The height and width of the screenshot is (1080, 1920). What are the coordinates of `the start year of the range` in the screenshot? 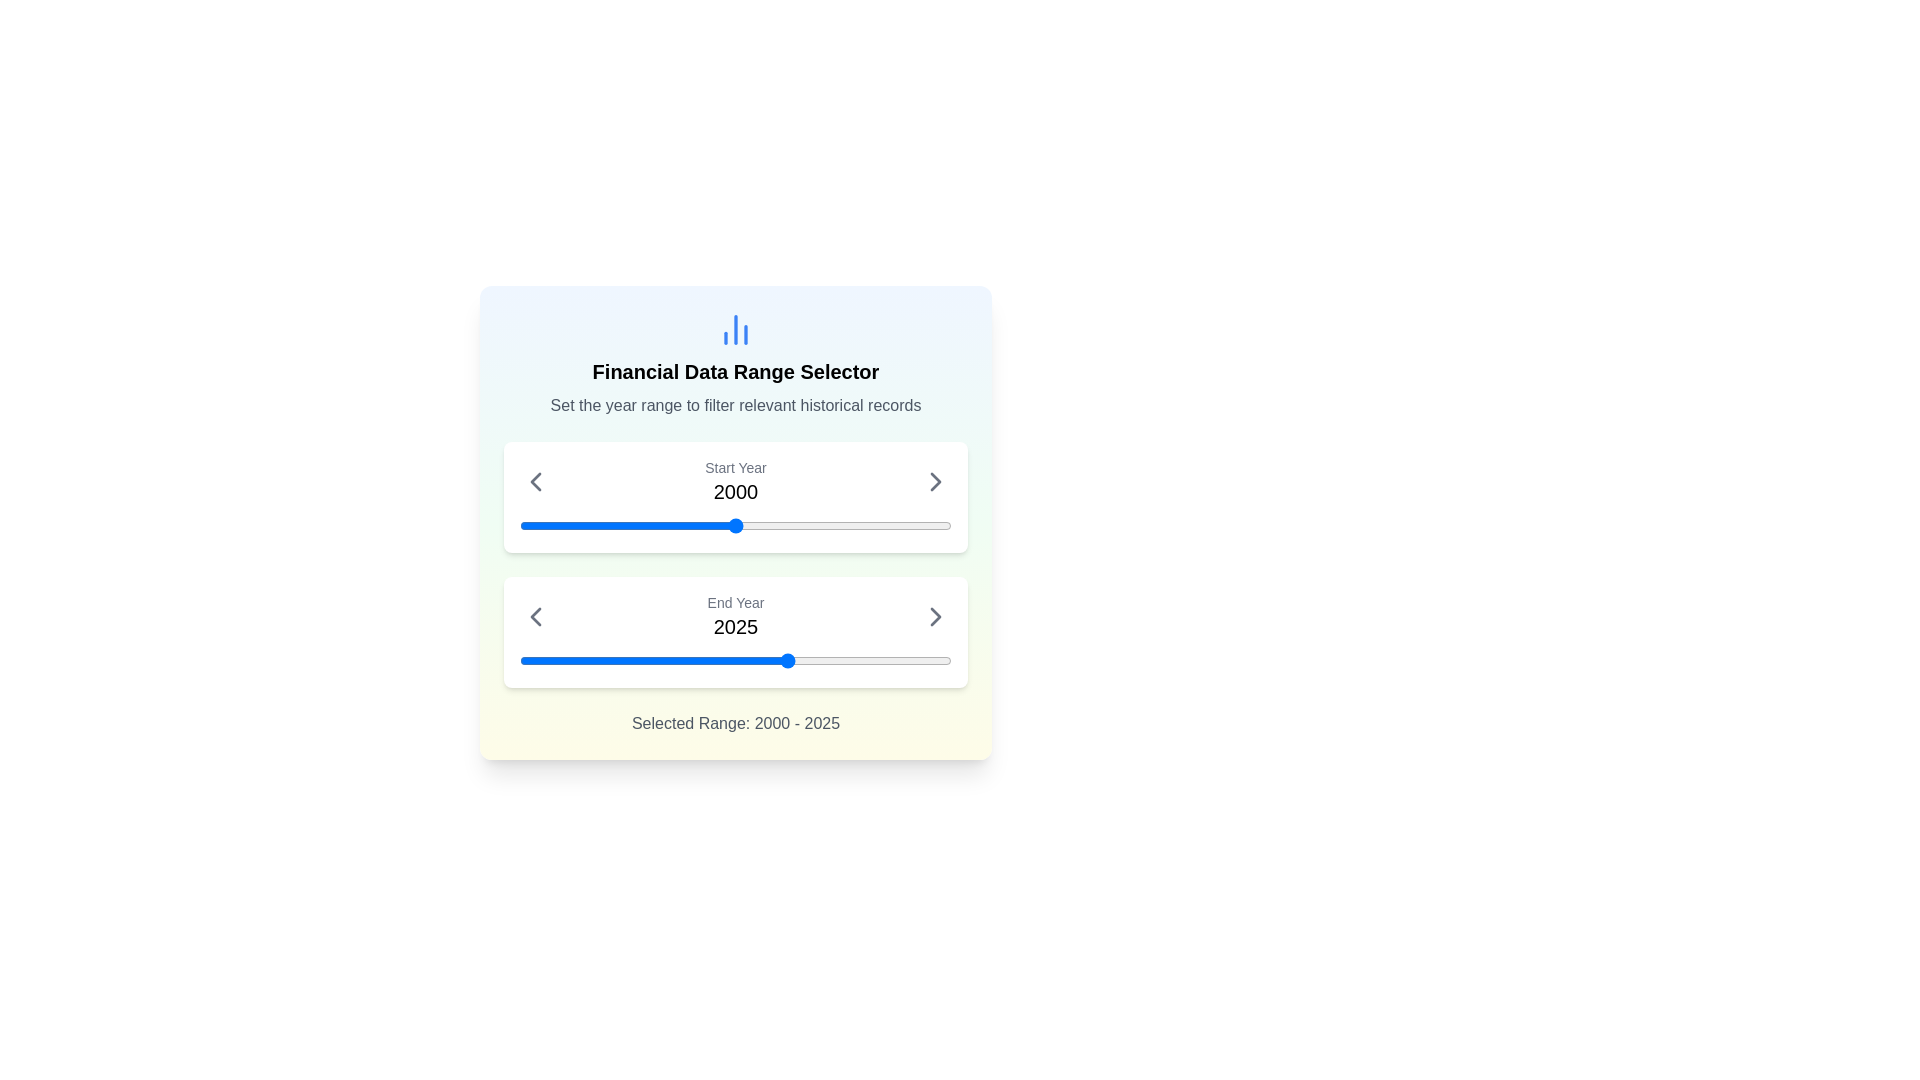 It's located at (835, 524).